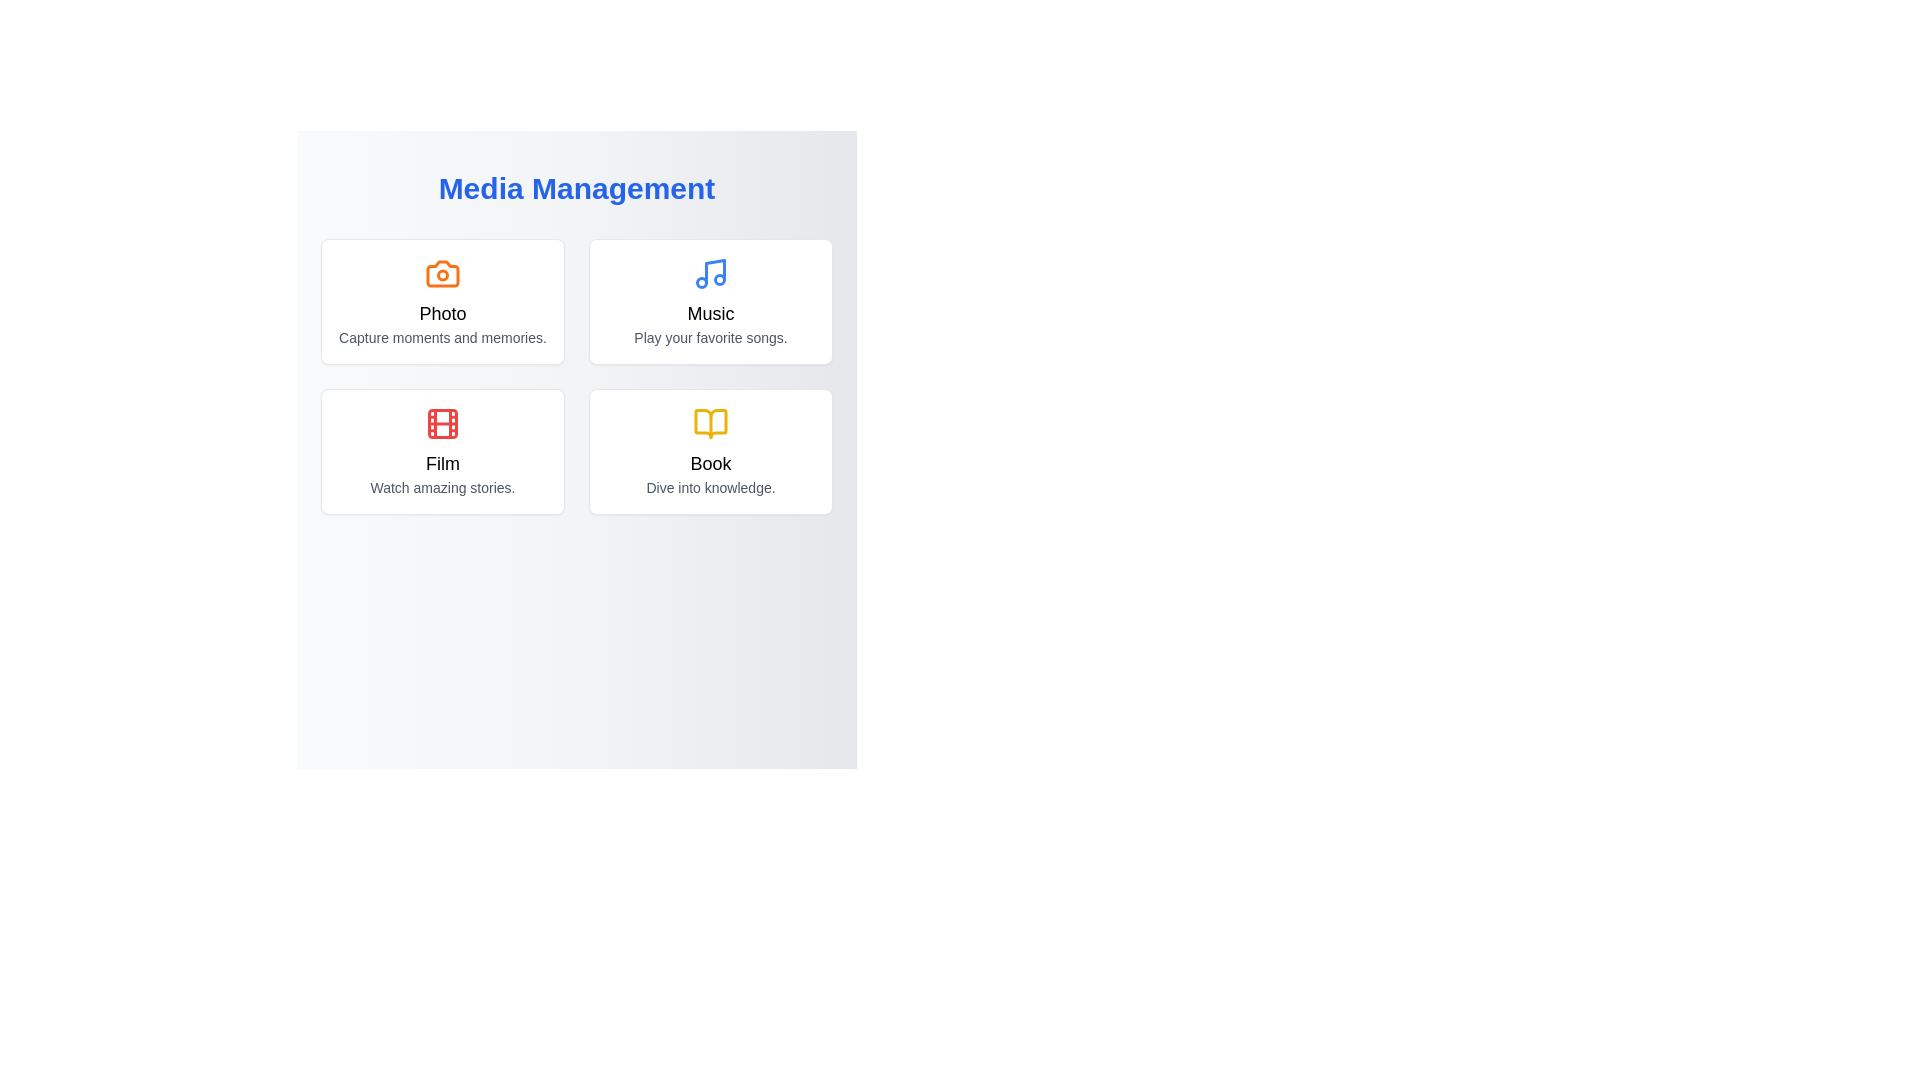 The width and height of the screenshot is (1920, 1080). I want to click on the third card in the bottom-left corner of the 2x2 grid, so click(441, 451).